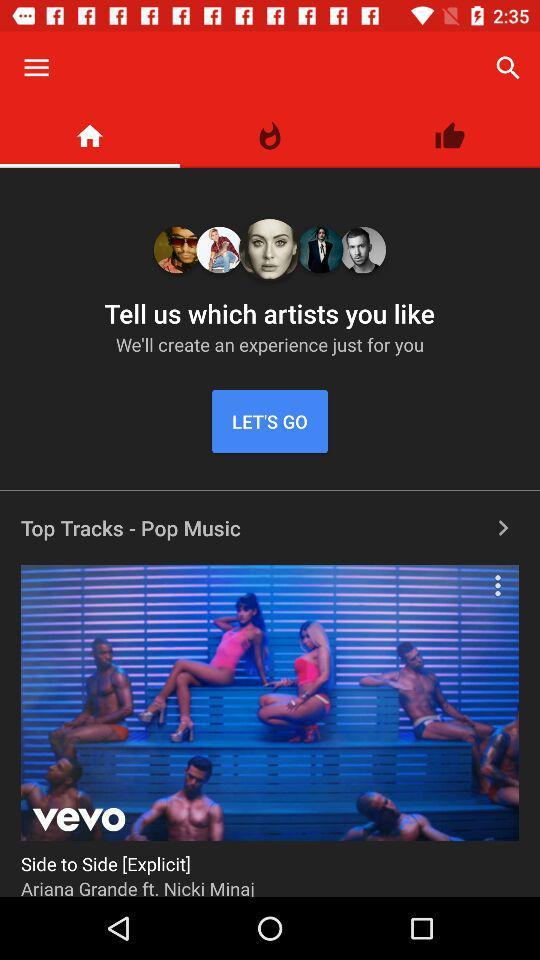 This screenshot has height=960, width=540. What do you see at coordinates (270, 421) in the screenshot?
I see `the let's go` at bounding box center [270, 421].